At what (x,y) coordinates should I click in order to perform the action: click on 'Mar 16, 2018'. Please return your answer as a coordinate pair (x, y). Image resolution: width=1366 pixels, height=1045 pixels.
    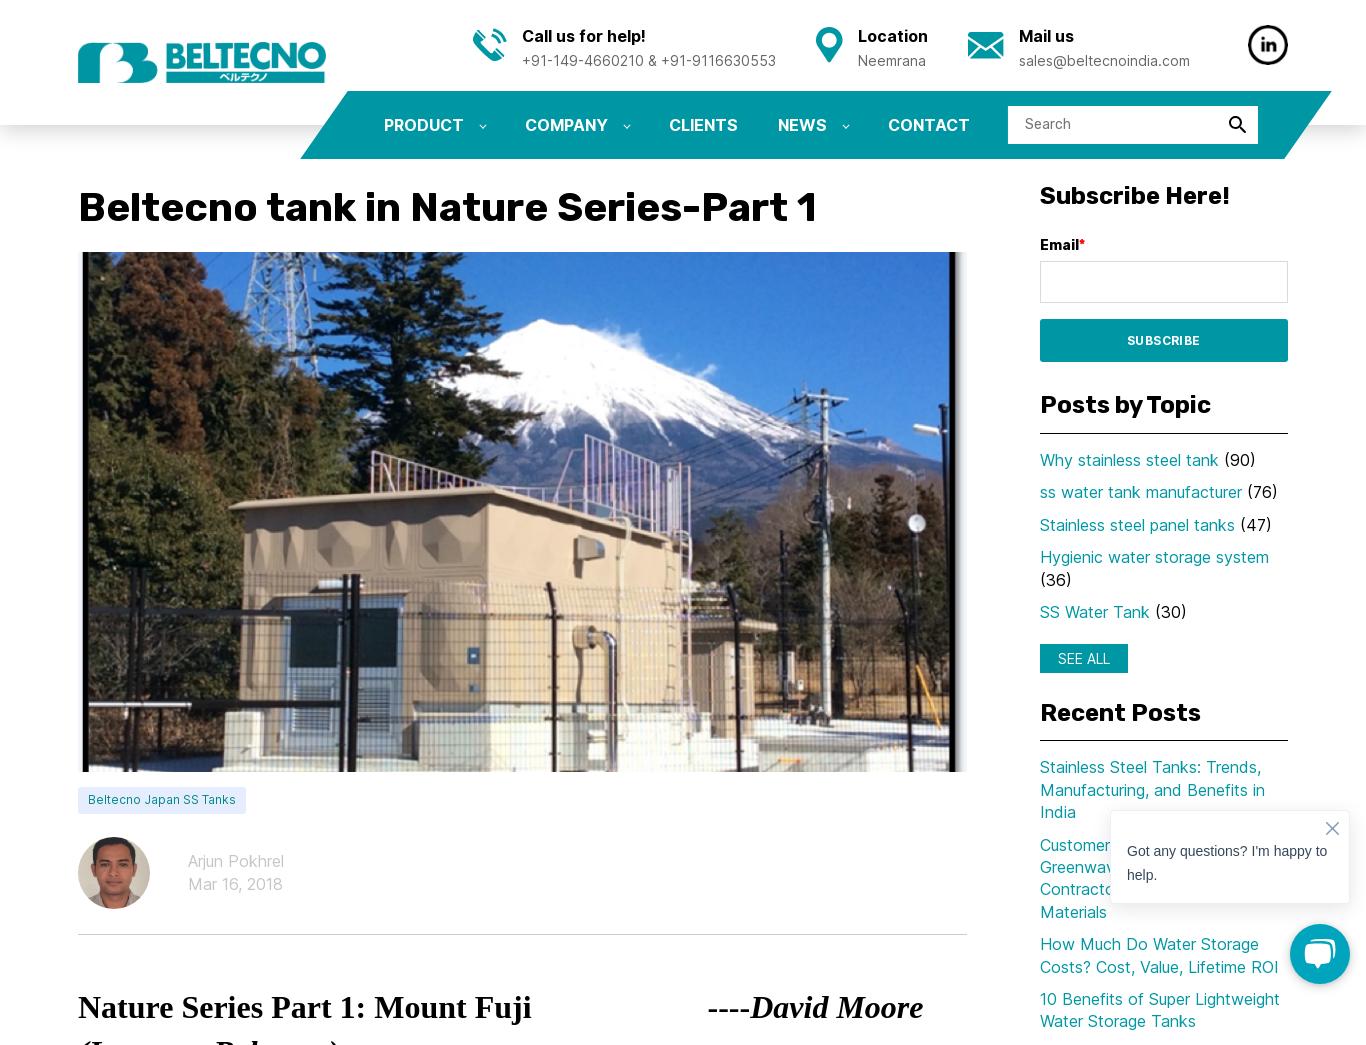
    Looking at the image, I should click on (235, 883).